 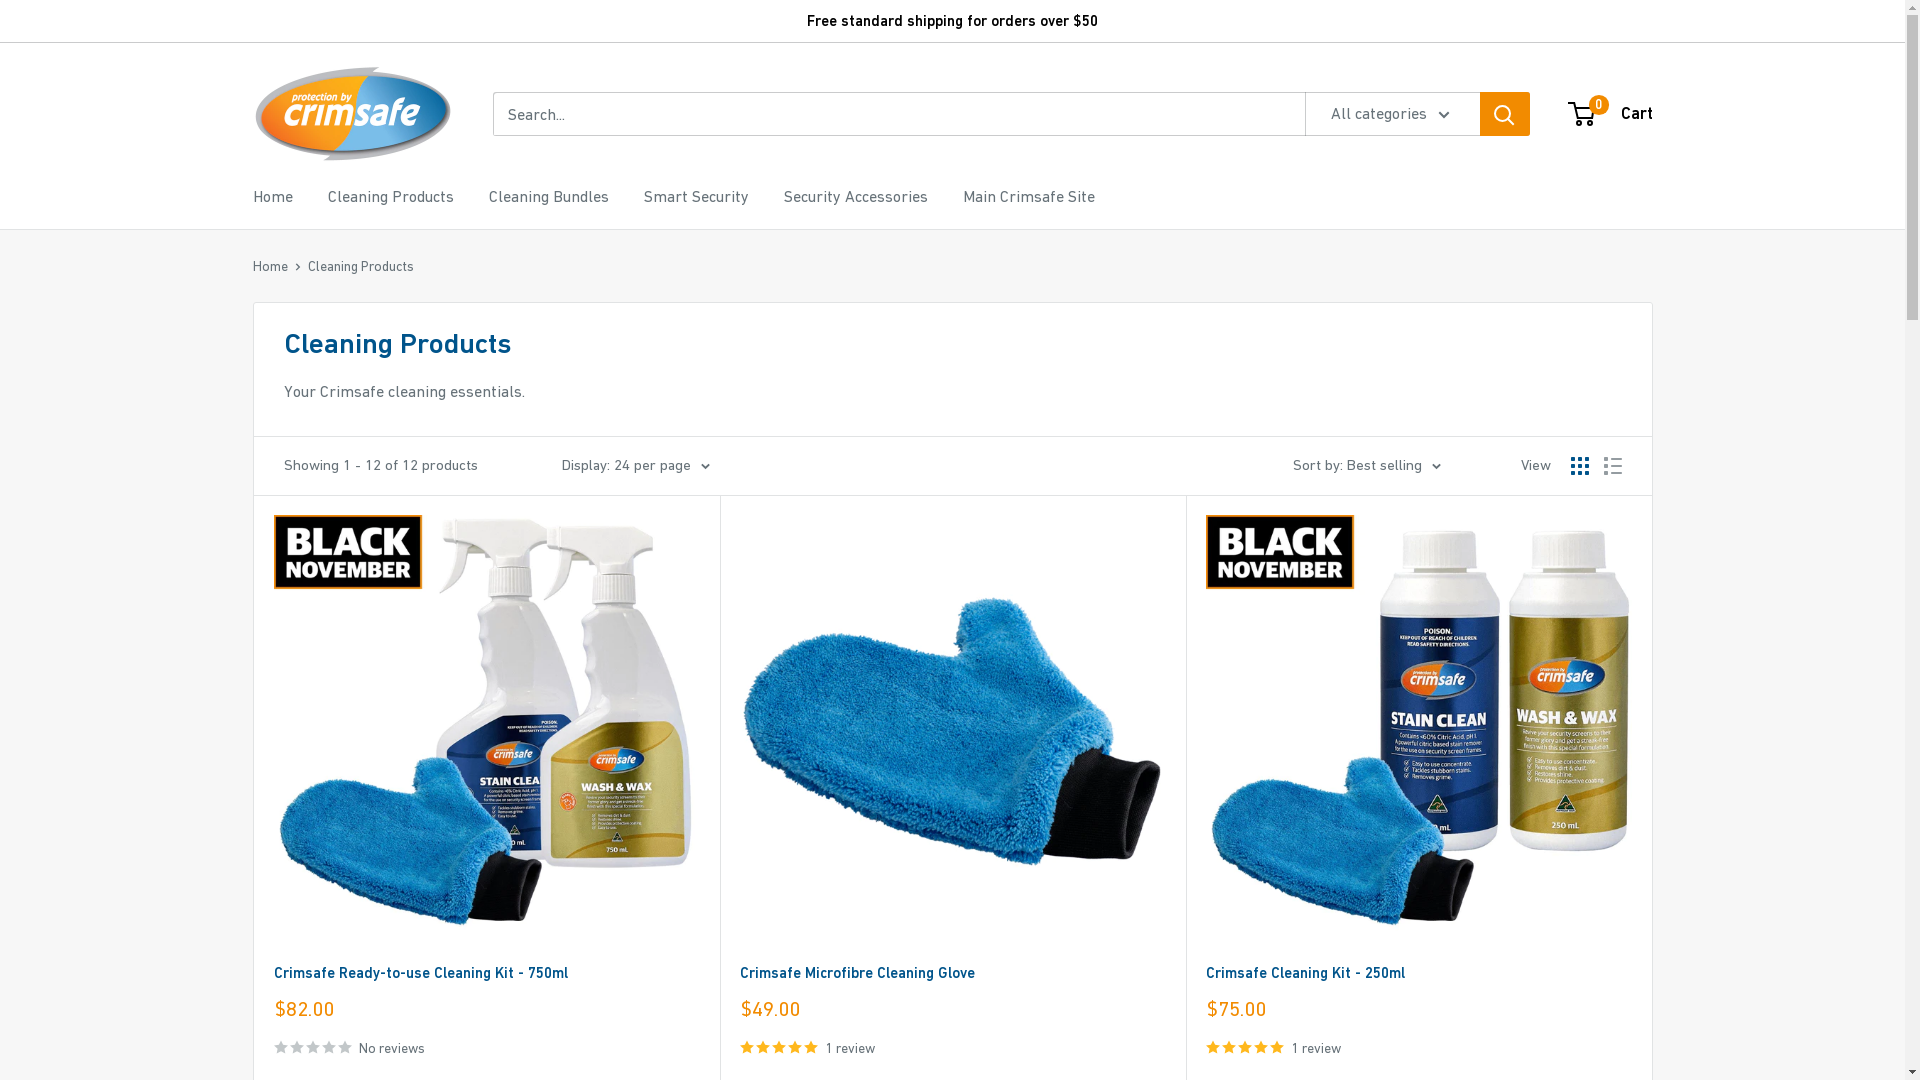 I want to click on 'Smart Security', so click(x=696, y=196).